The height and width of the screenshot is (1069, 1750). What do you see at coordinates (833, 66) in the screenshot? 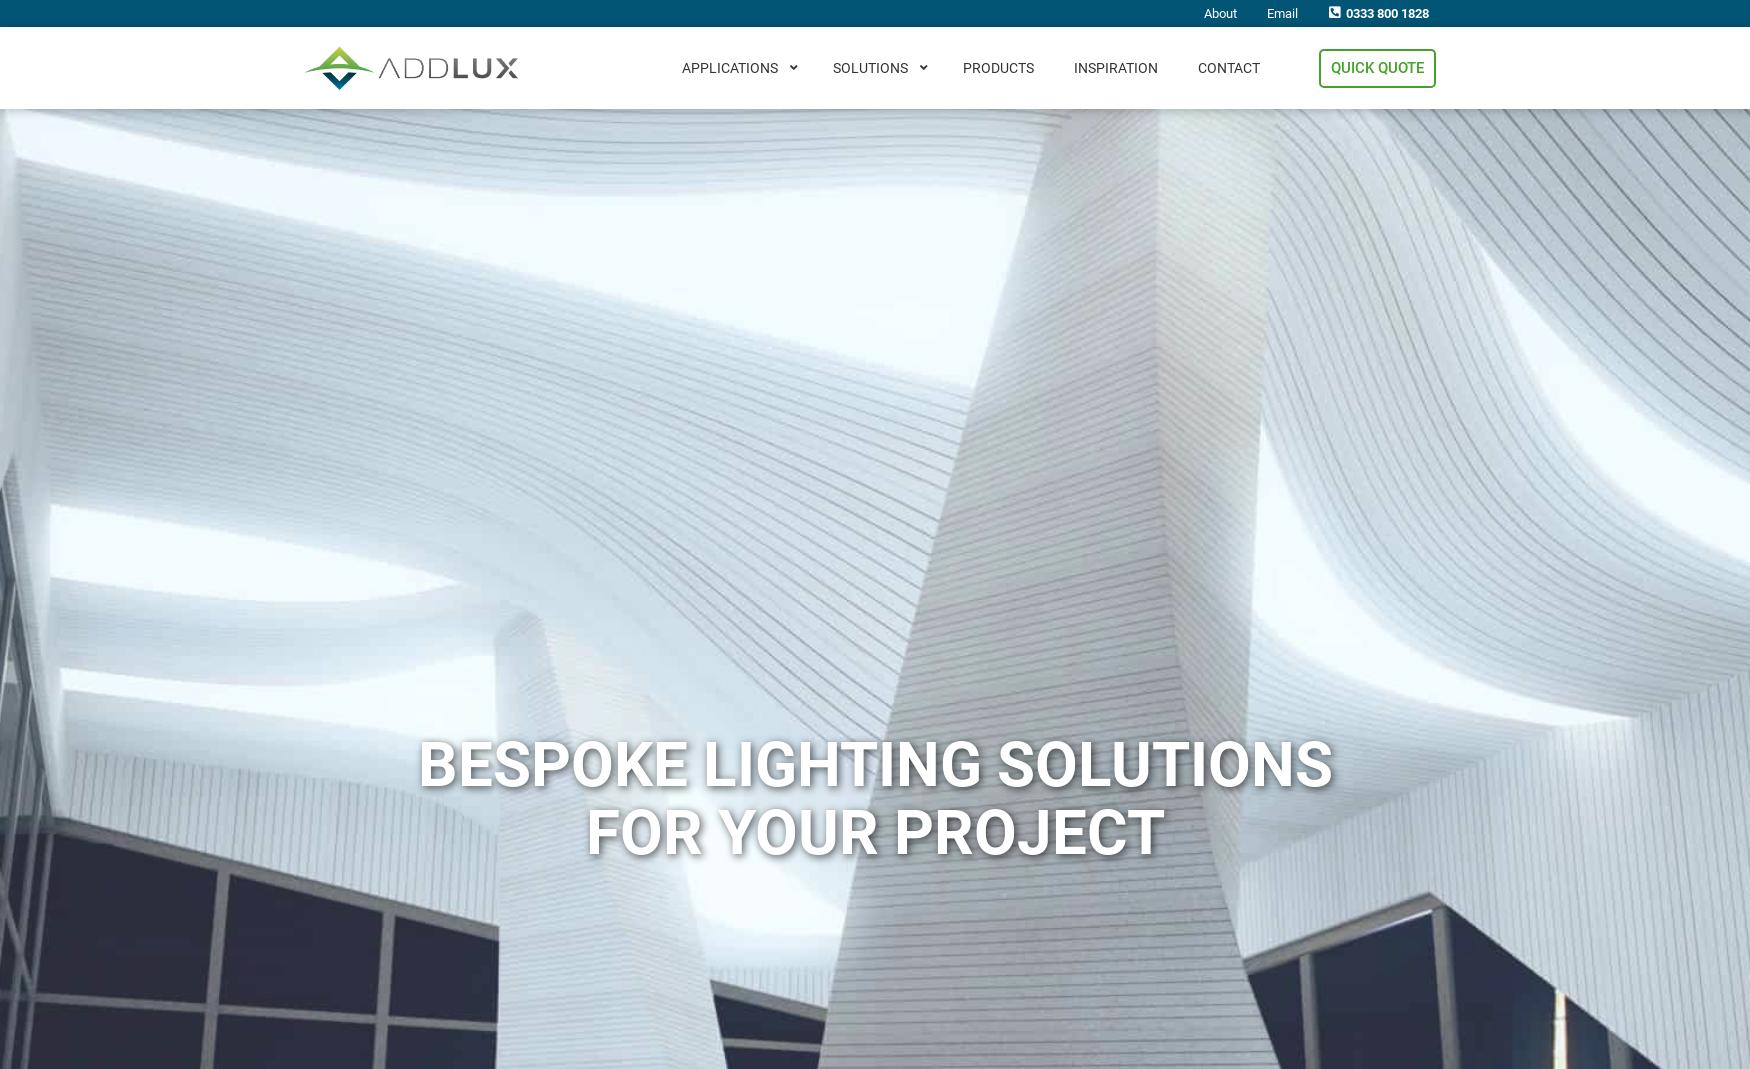
I see `'SOLUTIONS'` at bounding box center [833, 66].